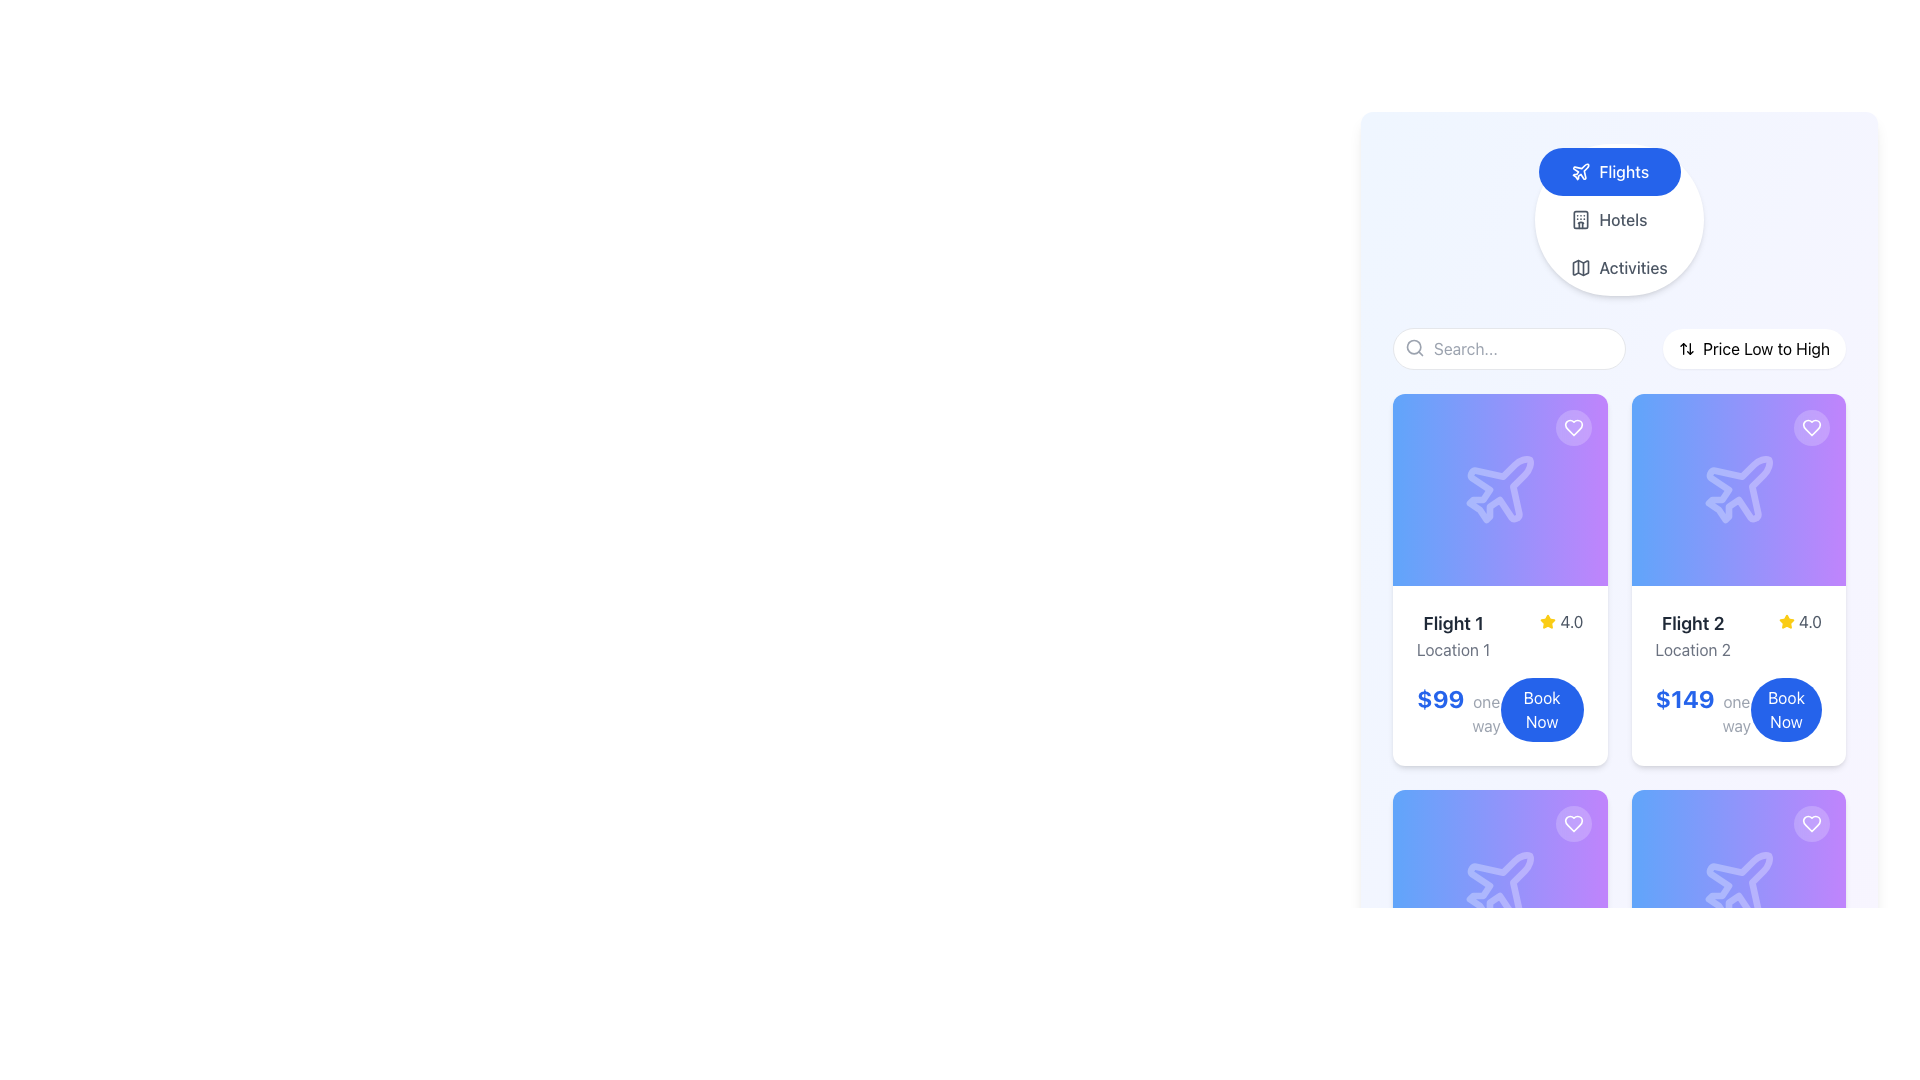 This screenshot has height=1080, width=1920. What do you see at coordinates (1737, 579) in the screenshot?
I see `the second flight option card in the grid layout` at bounding box center [1737, 579].